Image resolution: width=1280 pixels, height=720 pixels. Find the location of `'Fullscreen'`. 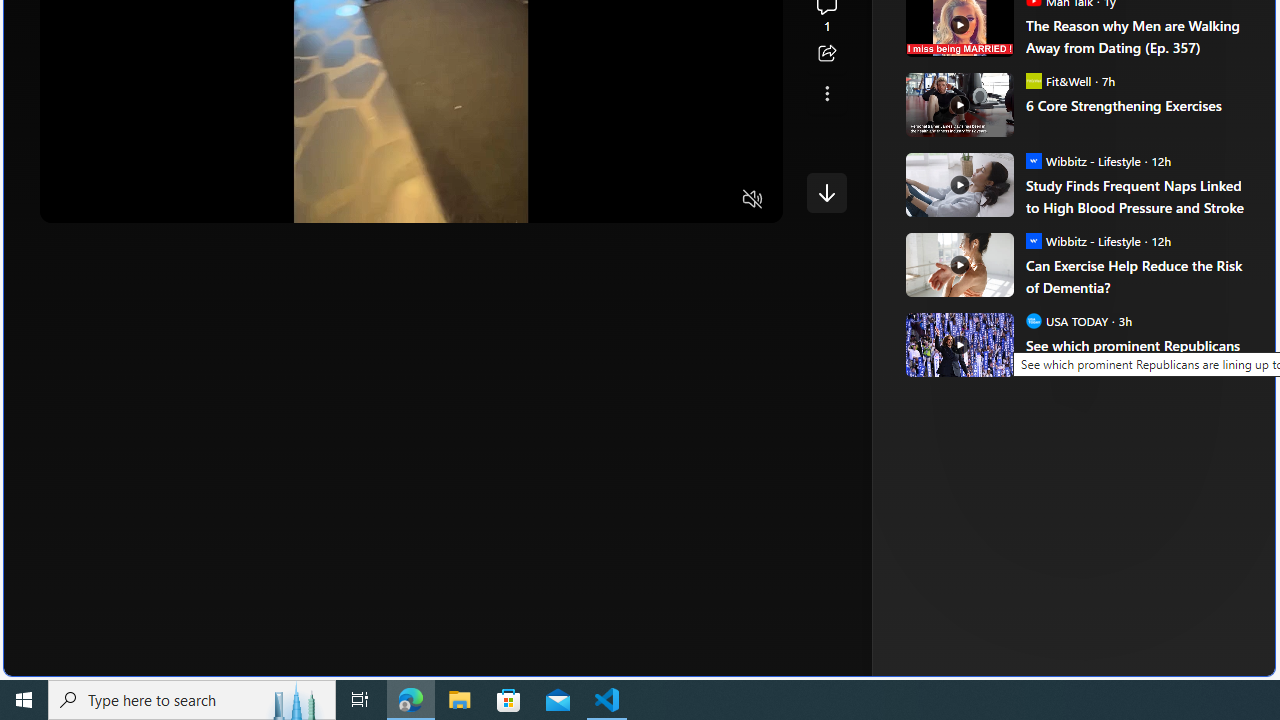

'Fullscreen' is located at coordinates (714, 200).